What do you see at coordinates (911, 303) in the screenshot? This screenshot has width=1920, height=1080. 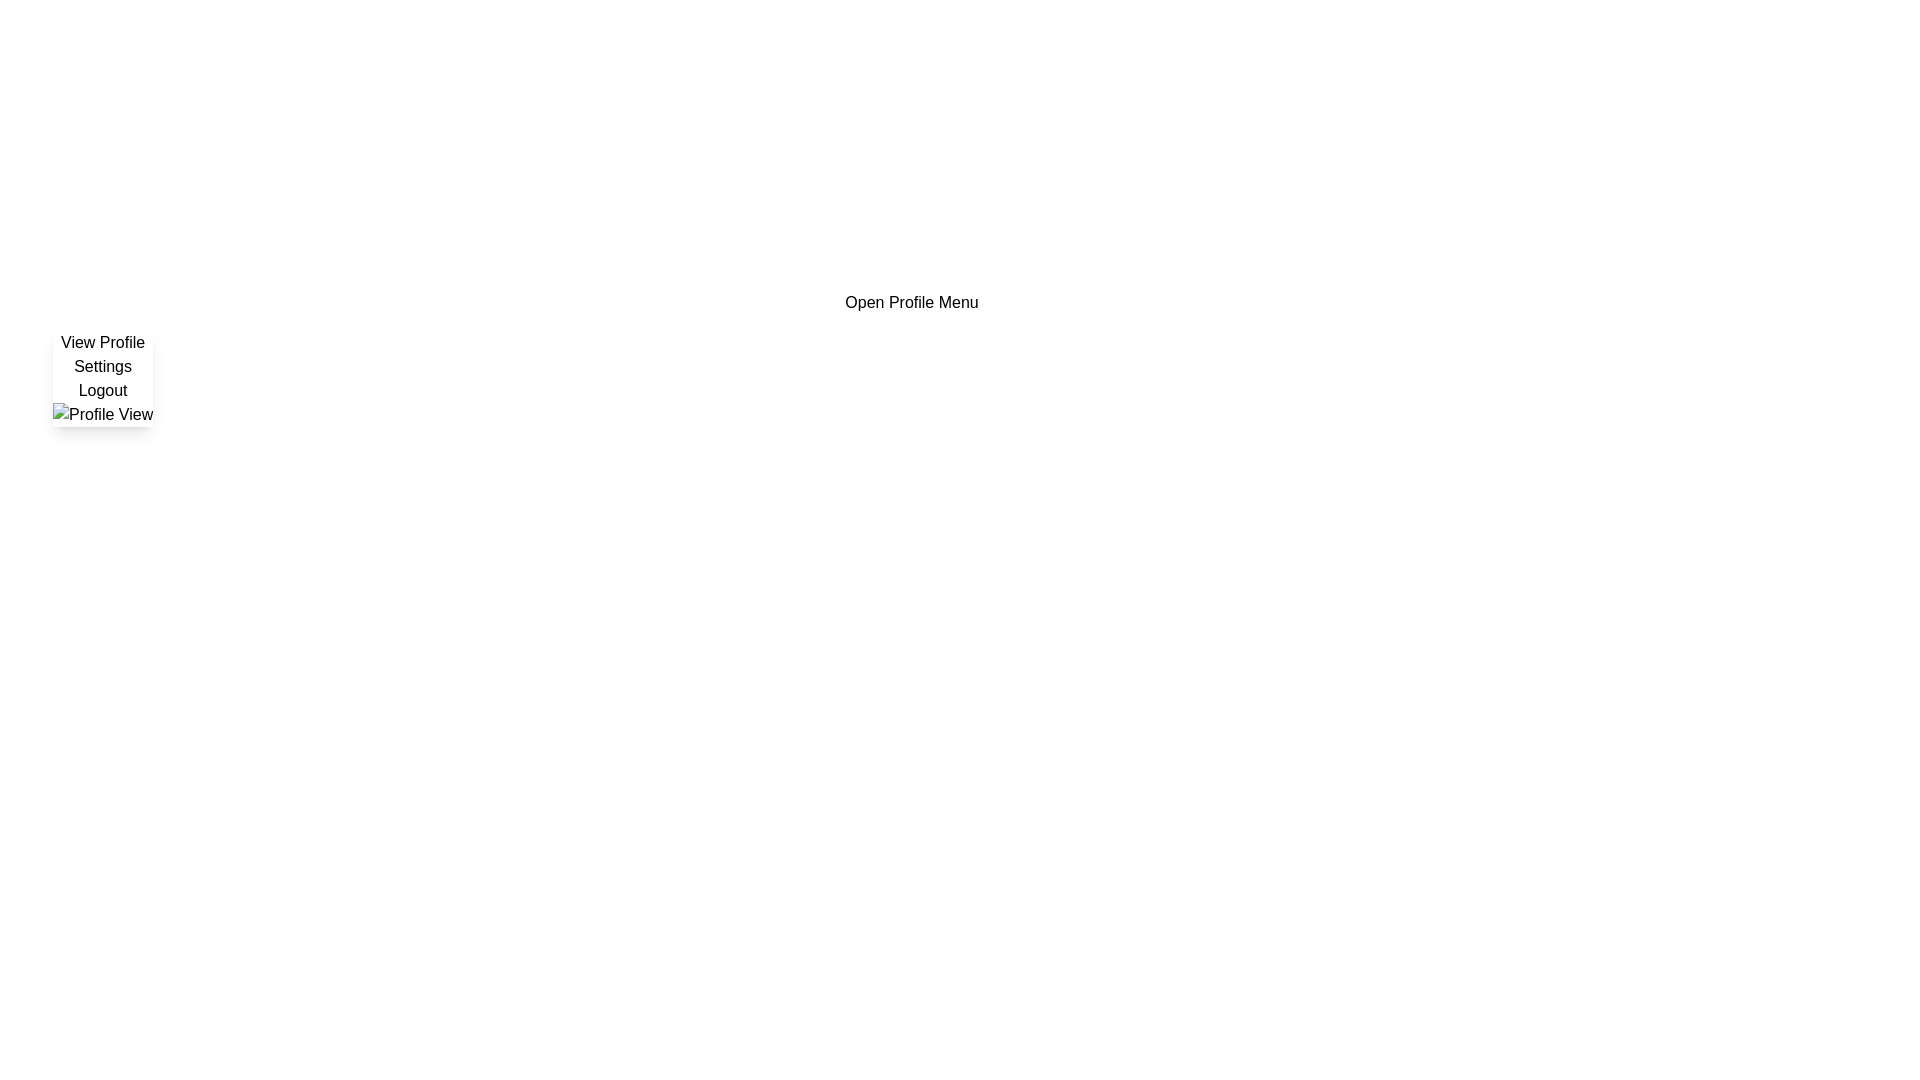 I see `the 'Open Profile Menu' button to interact` at bounding box center [911, 303].